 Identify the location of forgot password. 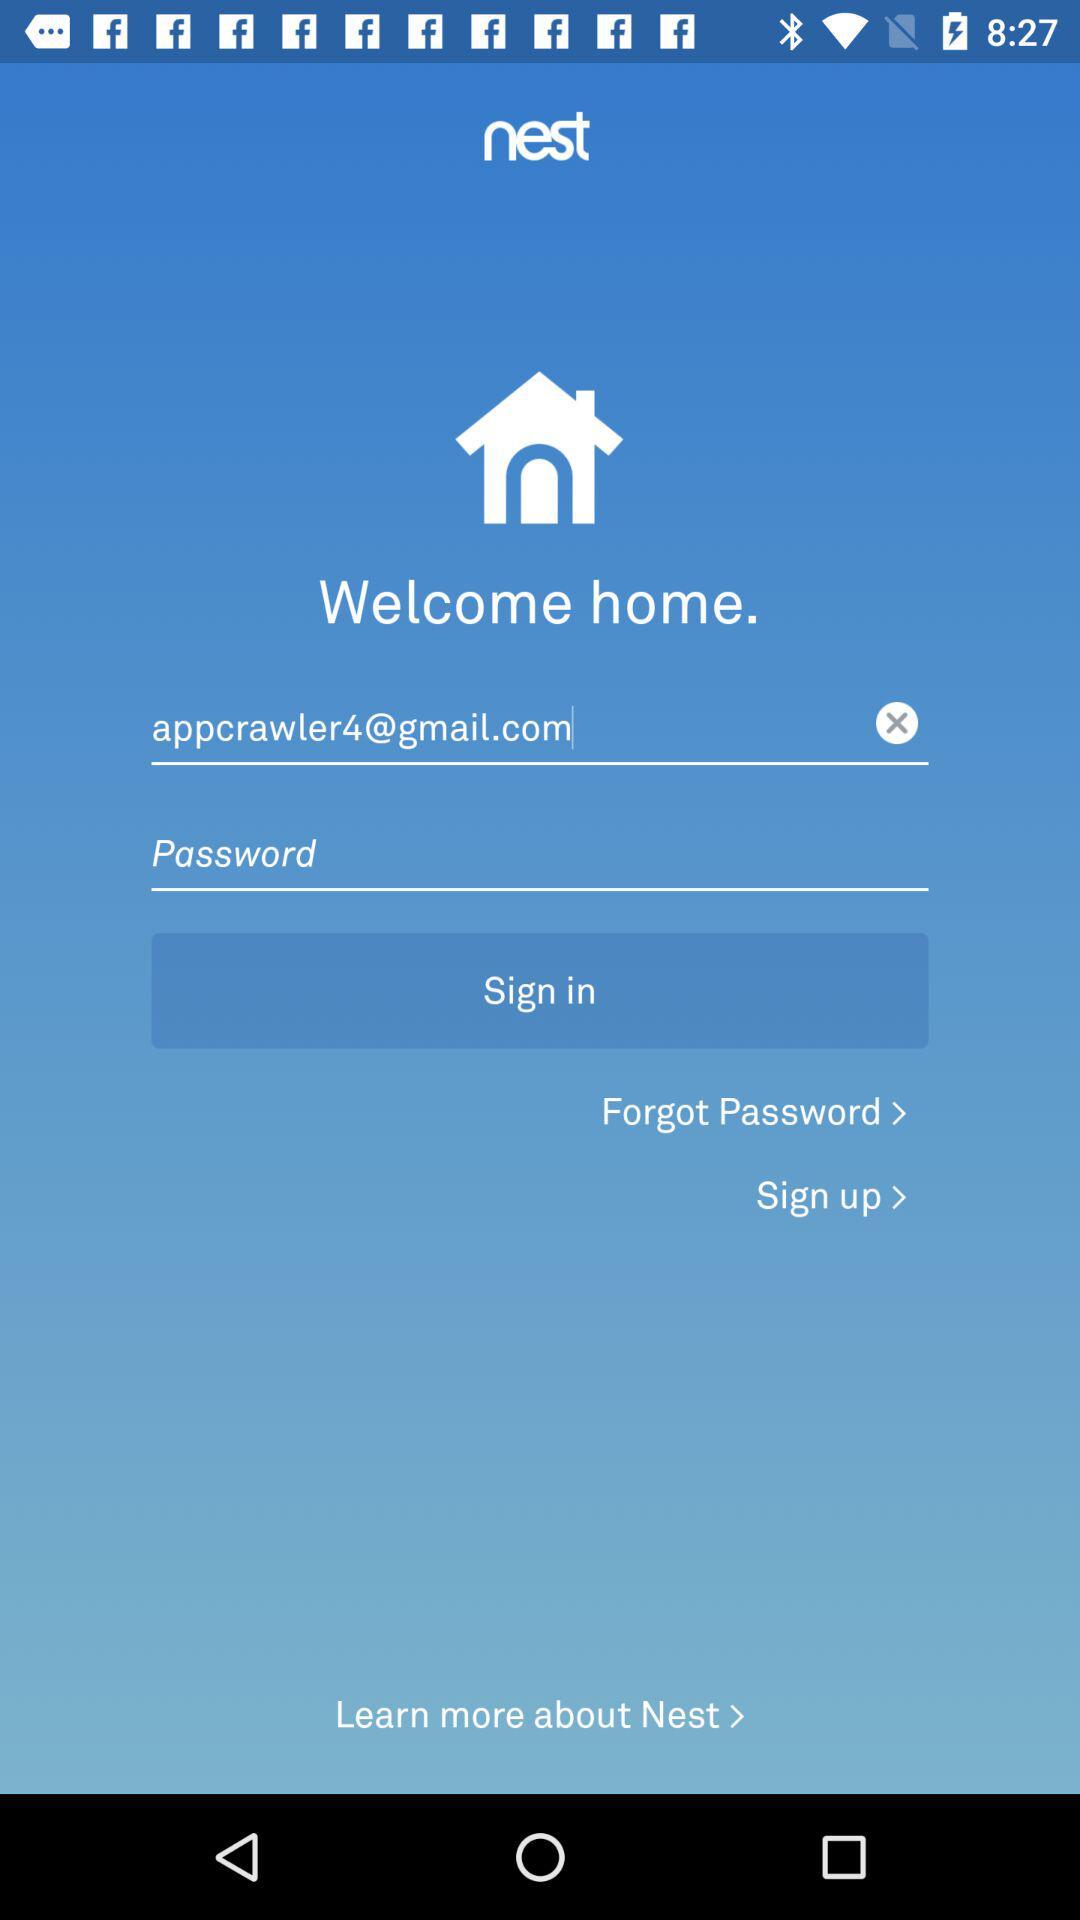
(754, 1111).